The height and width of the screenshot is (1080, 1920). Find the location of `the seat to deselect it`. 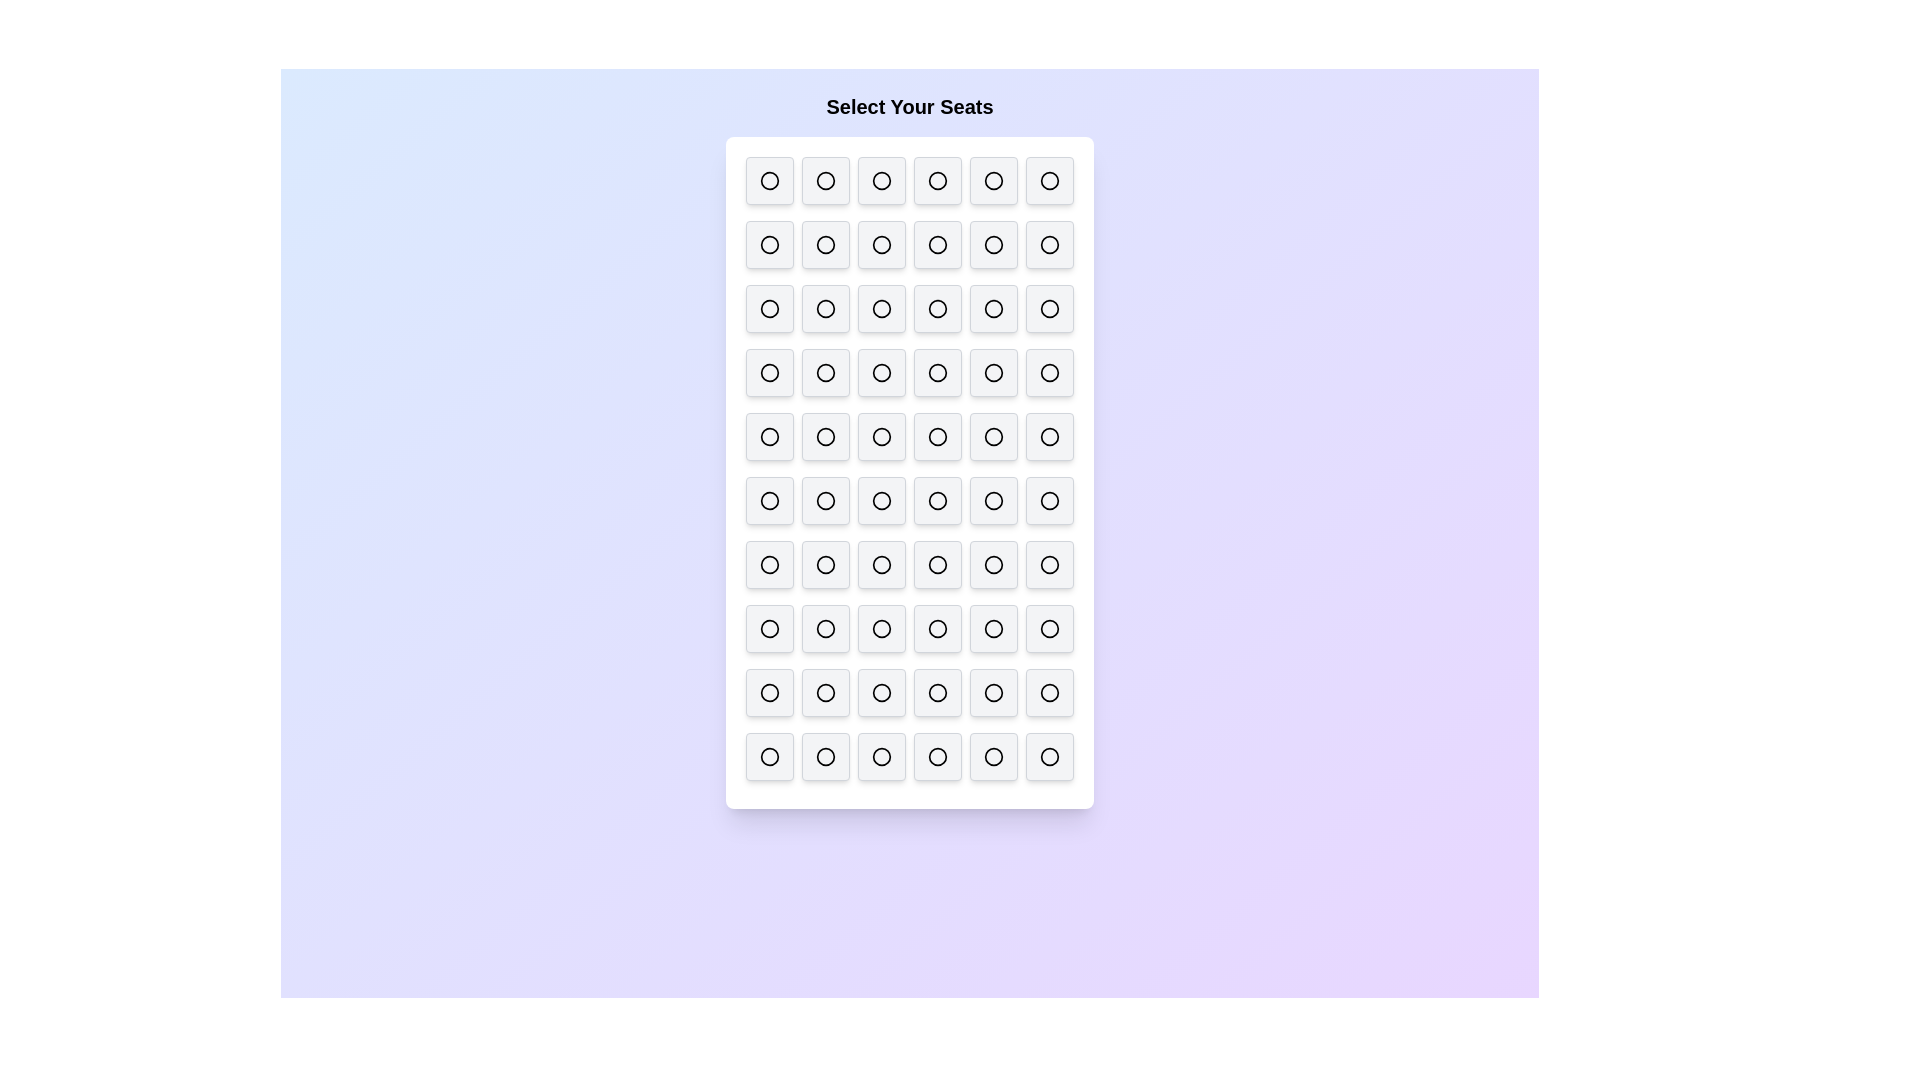

the seat to deselect it is located at coordinates (768, 181).